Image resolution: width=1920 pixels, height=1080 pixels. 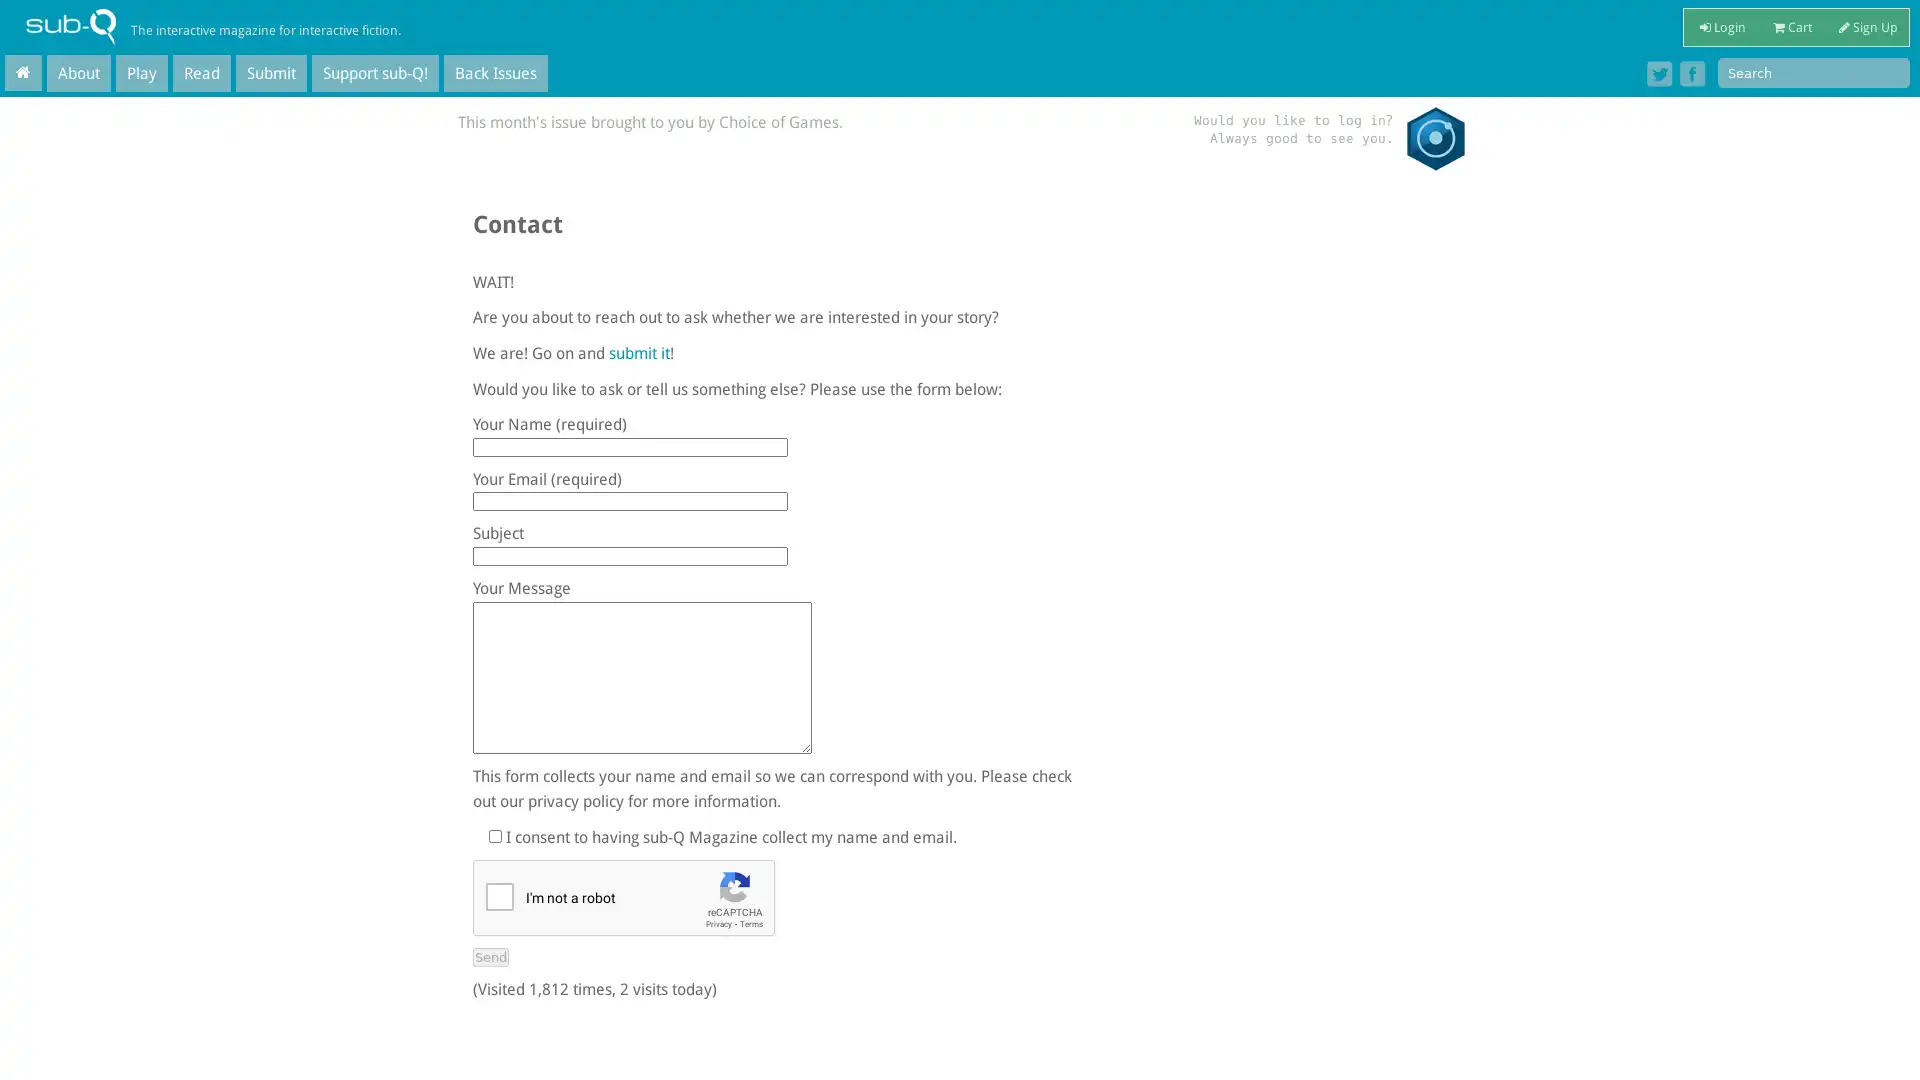 I want to click on Send, so click(x=489, y=956).